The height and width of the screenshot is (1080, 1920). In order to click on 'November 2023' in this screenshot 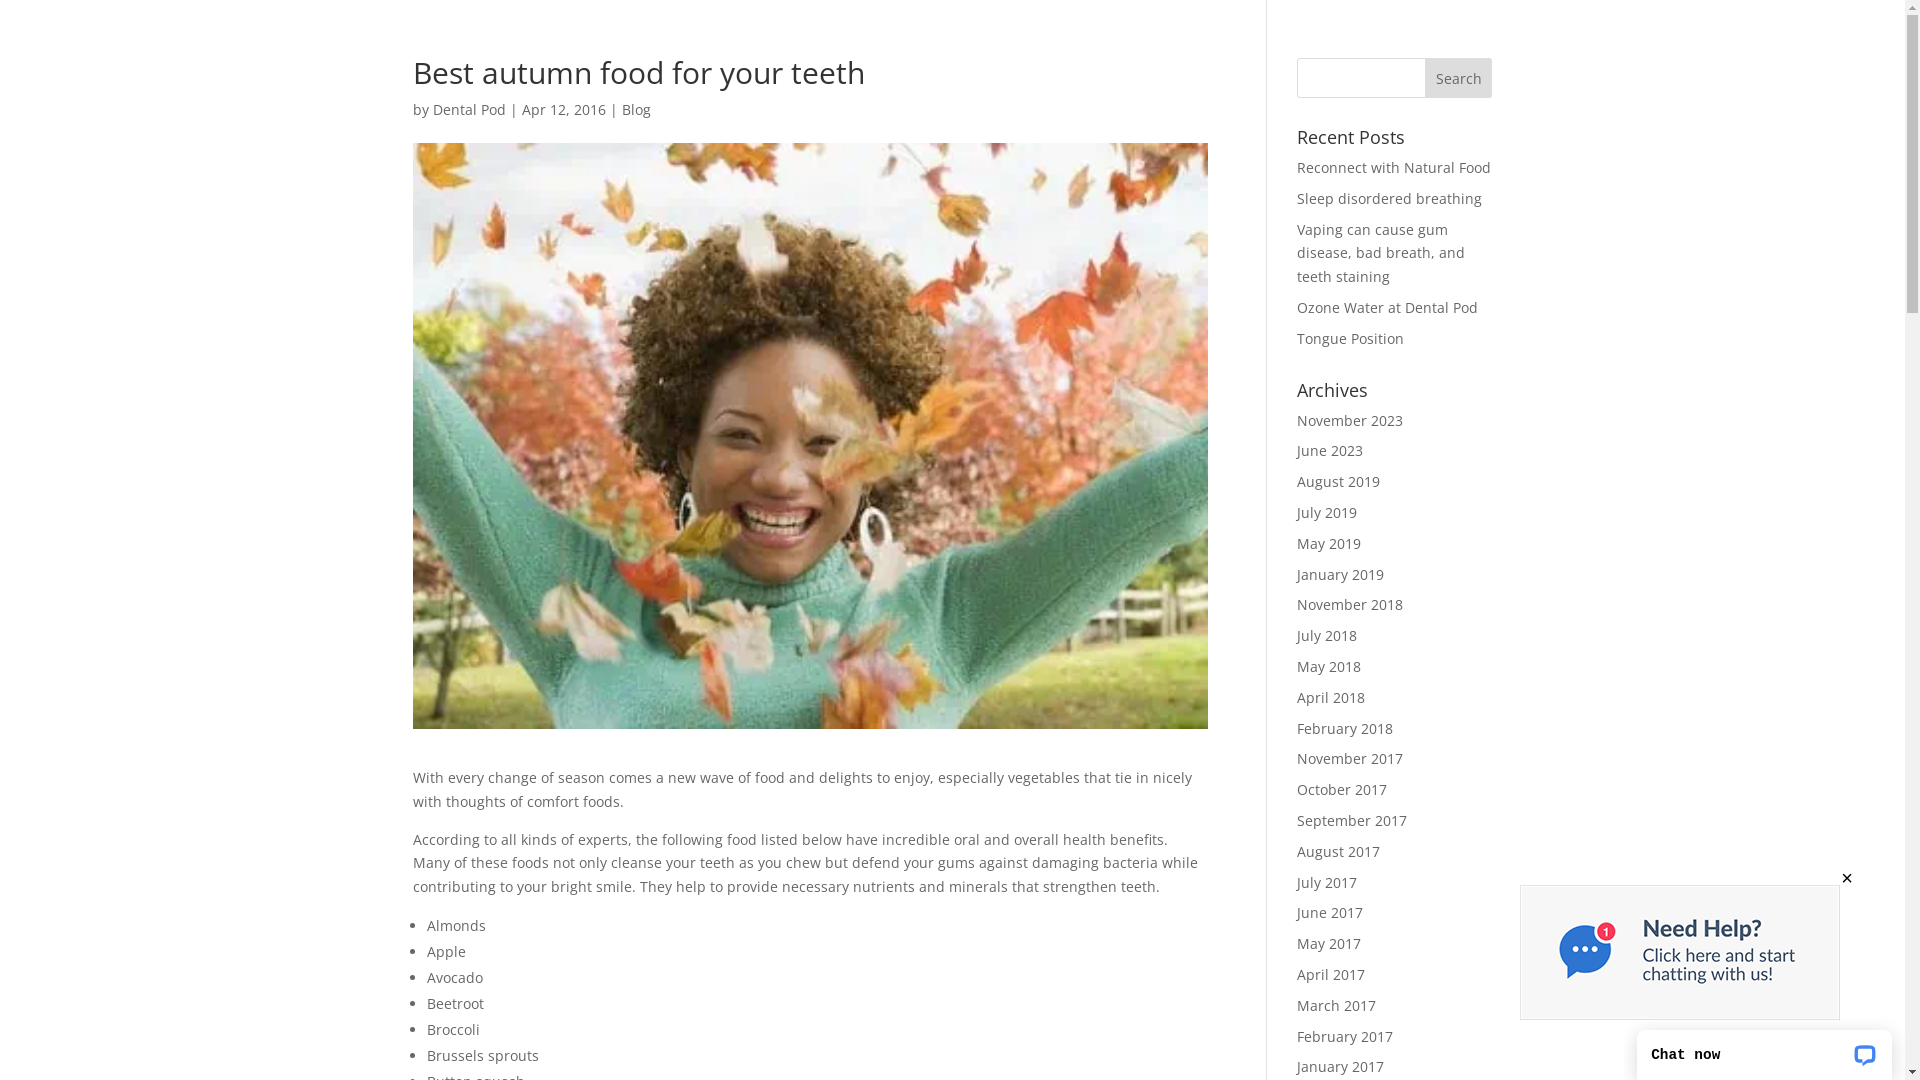, I will do `click(1349, 419)`.